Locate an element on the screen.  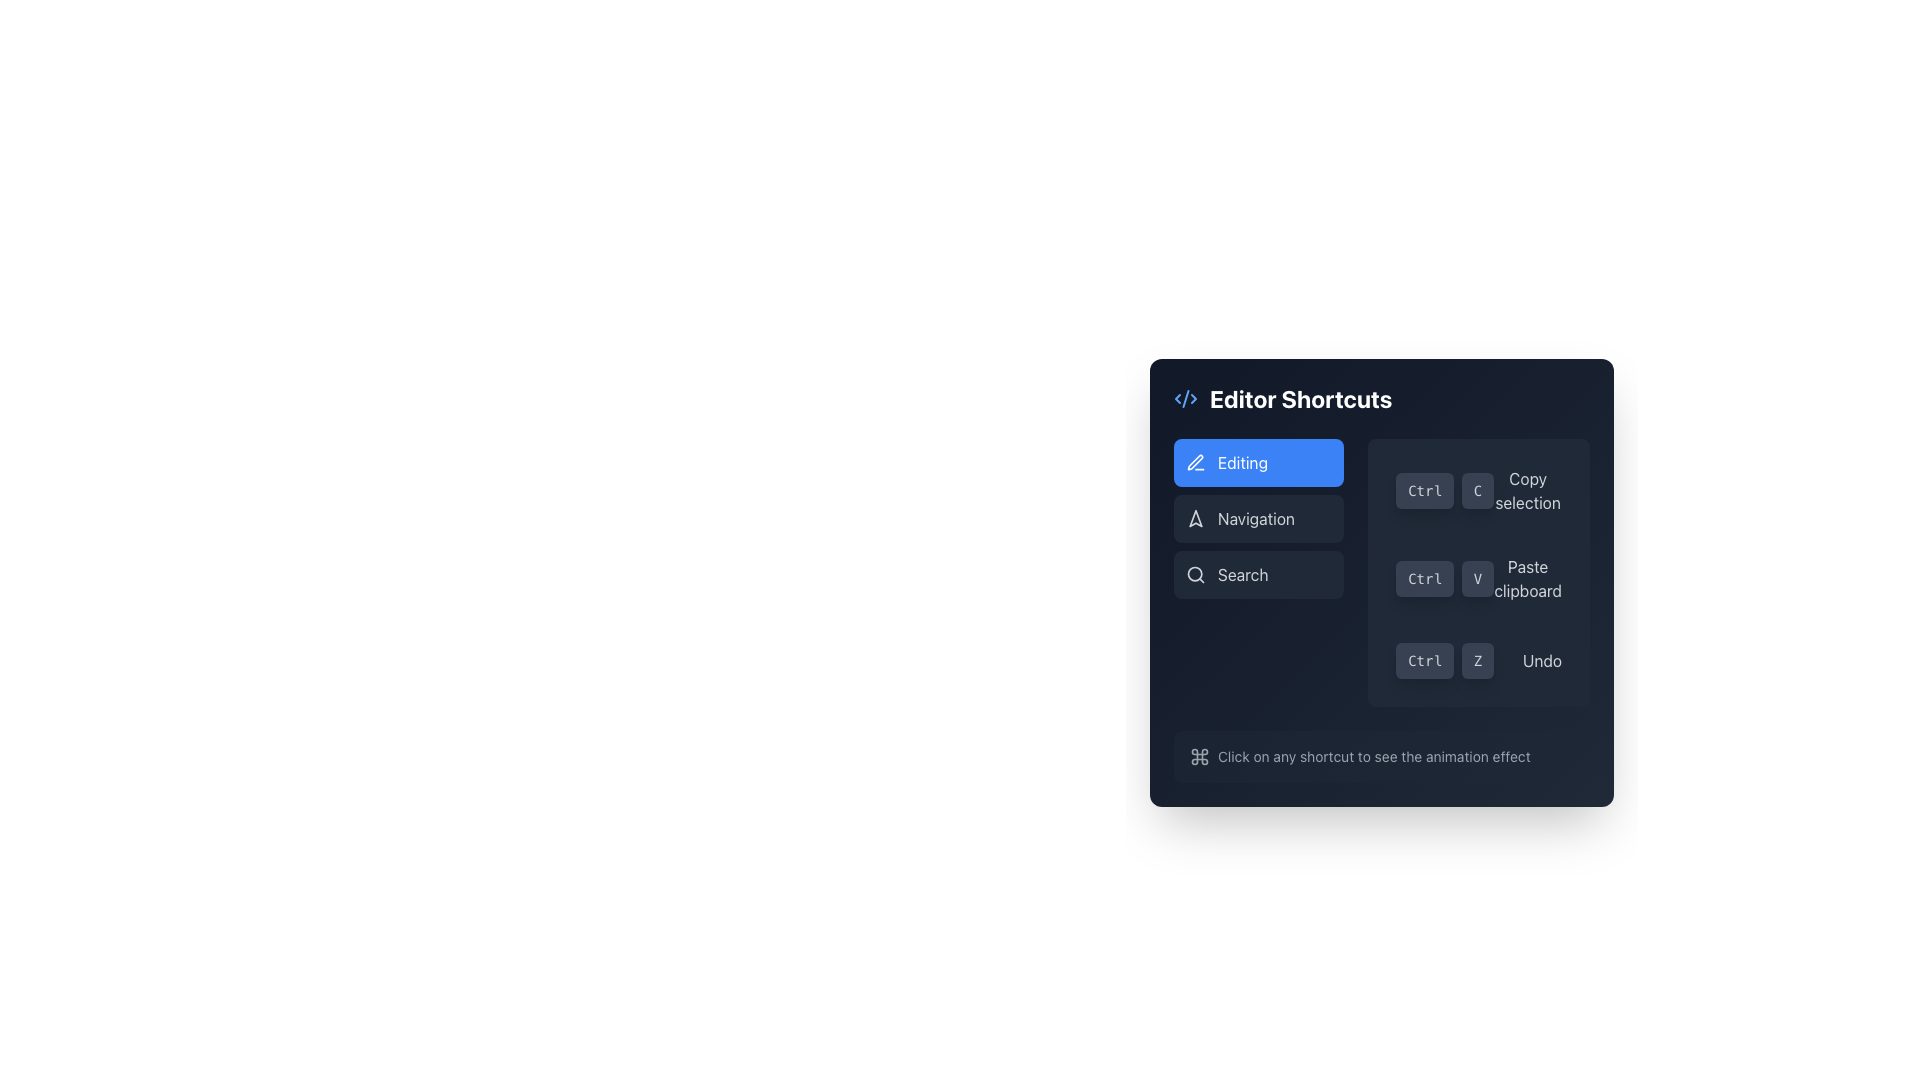
the Symbolic Icon, a minimalist triangular arrow shape indicating navigation, located within the 'Editor Shortcuts' menu adjacent to the 'Navigation' tab is located at coordinates (1195, 516).